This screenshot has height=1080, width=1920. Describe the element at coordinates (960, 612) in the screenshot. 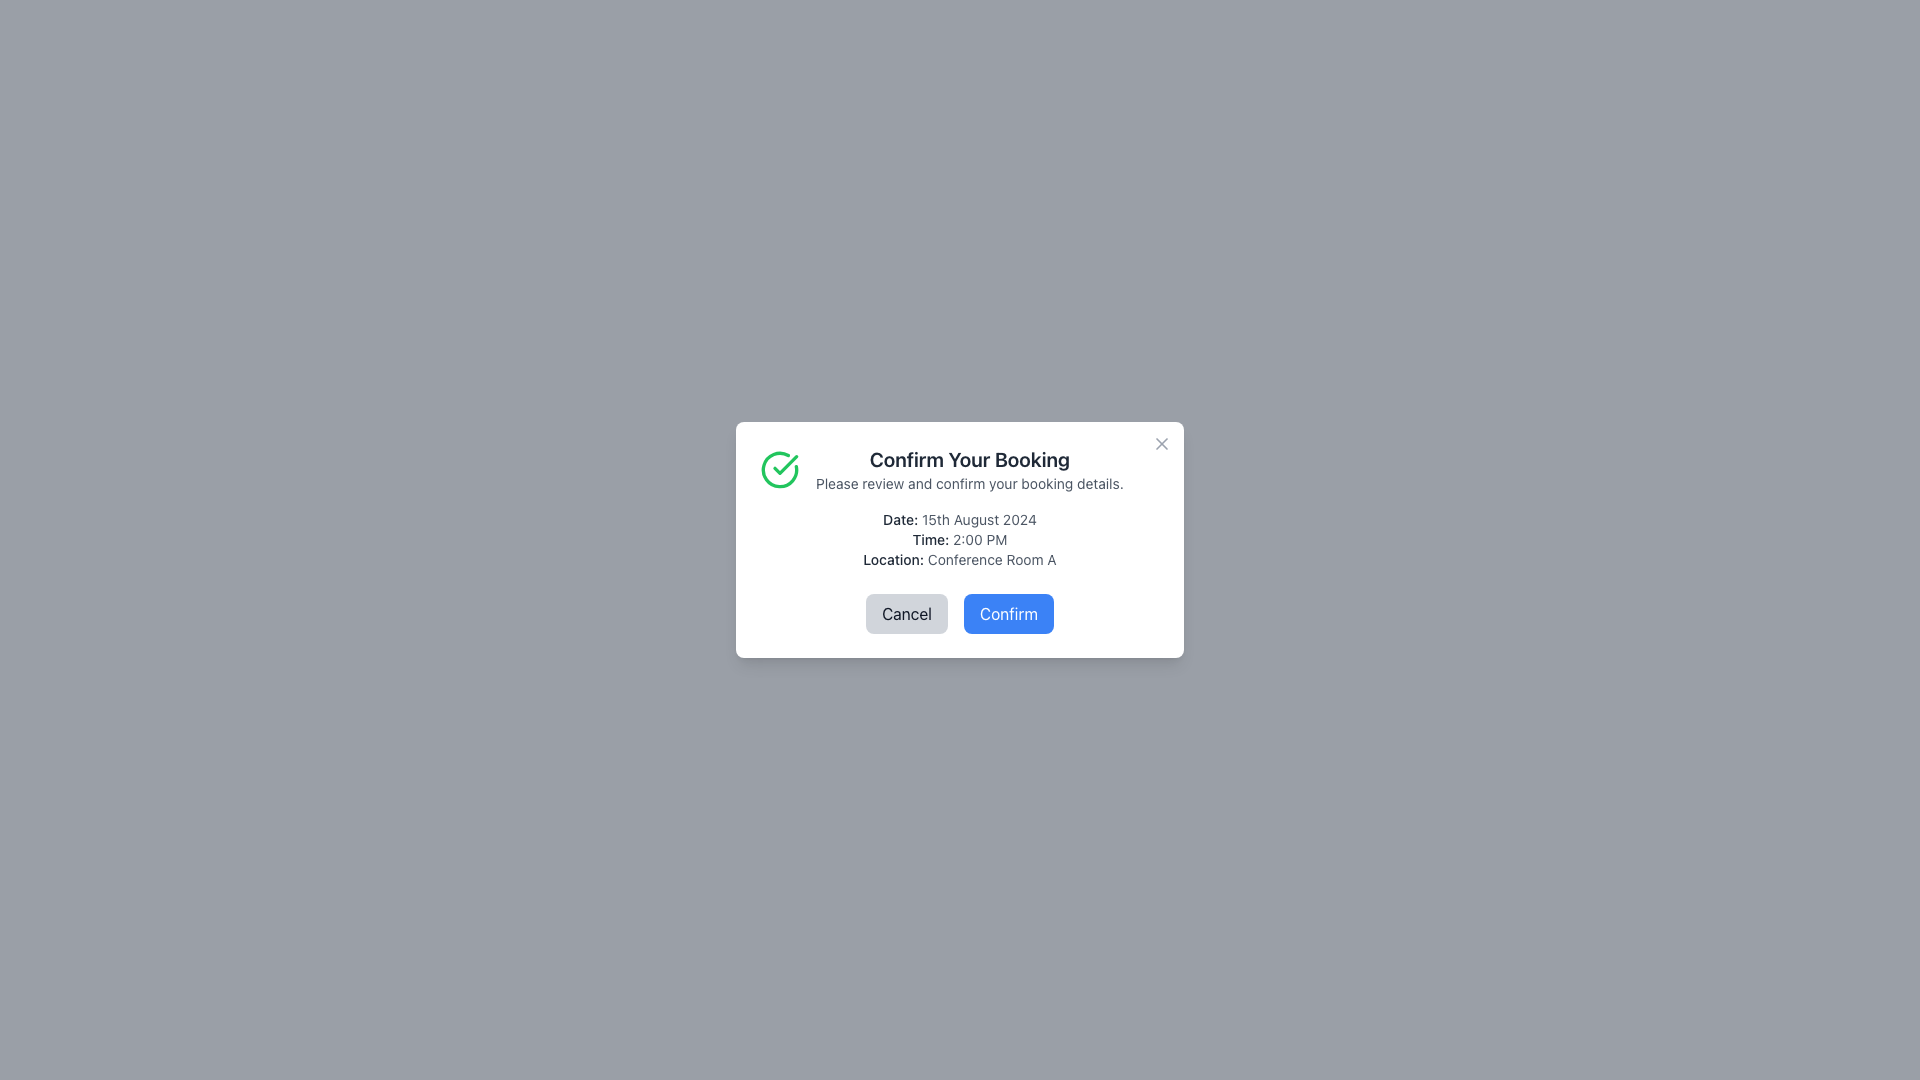

I see `the 'Cancel' or 'Confirm' button in the horizontal button group within the 'Confirm Your Booking' modal` at that location.